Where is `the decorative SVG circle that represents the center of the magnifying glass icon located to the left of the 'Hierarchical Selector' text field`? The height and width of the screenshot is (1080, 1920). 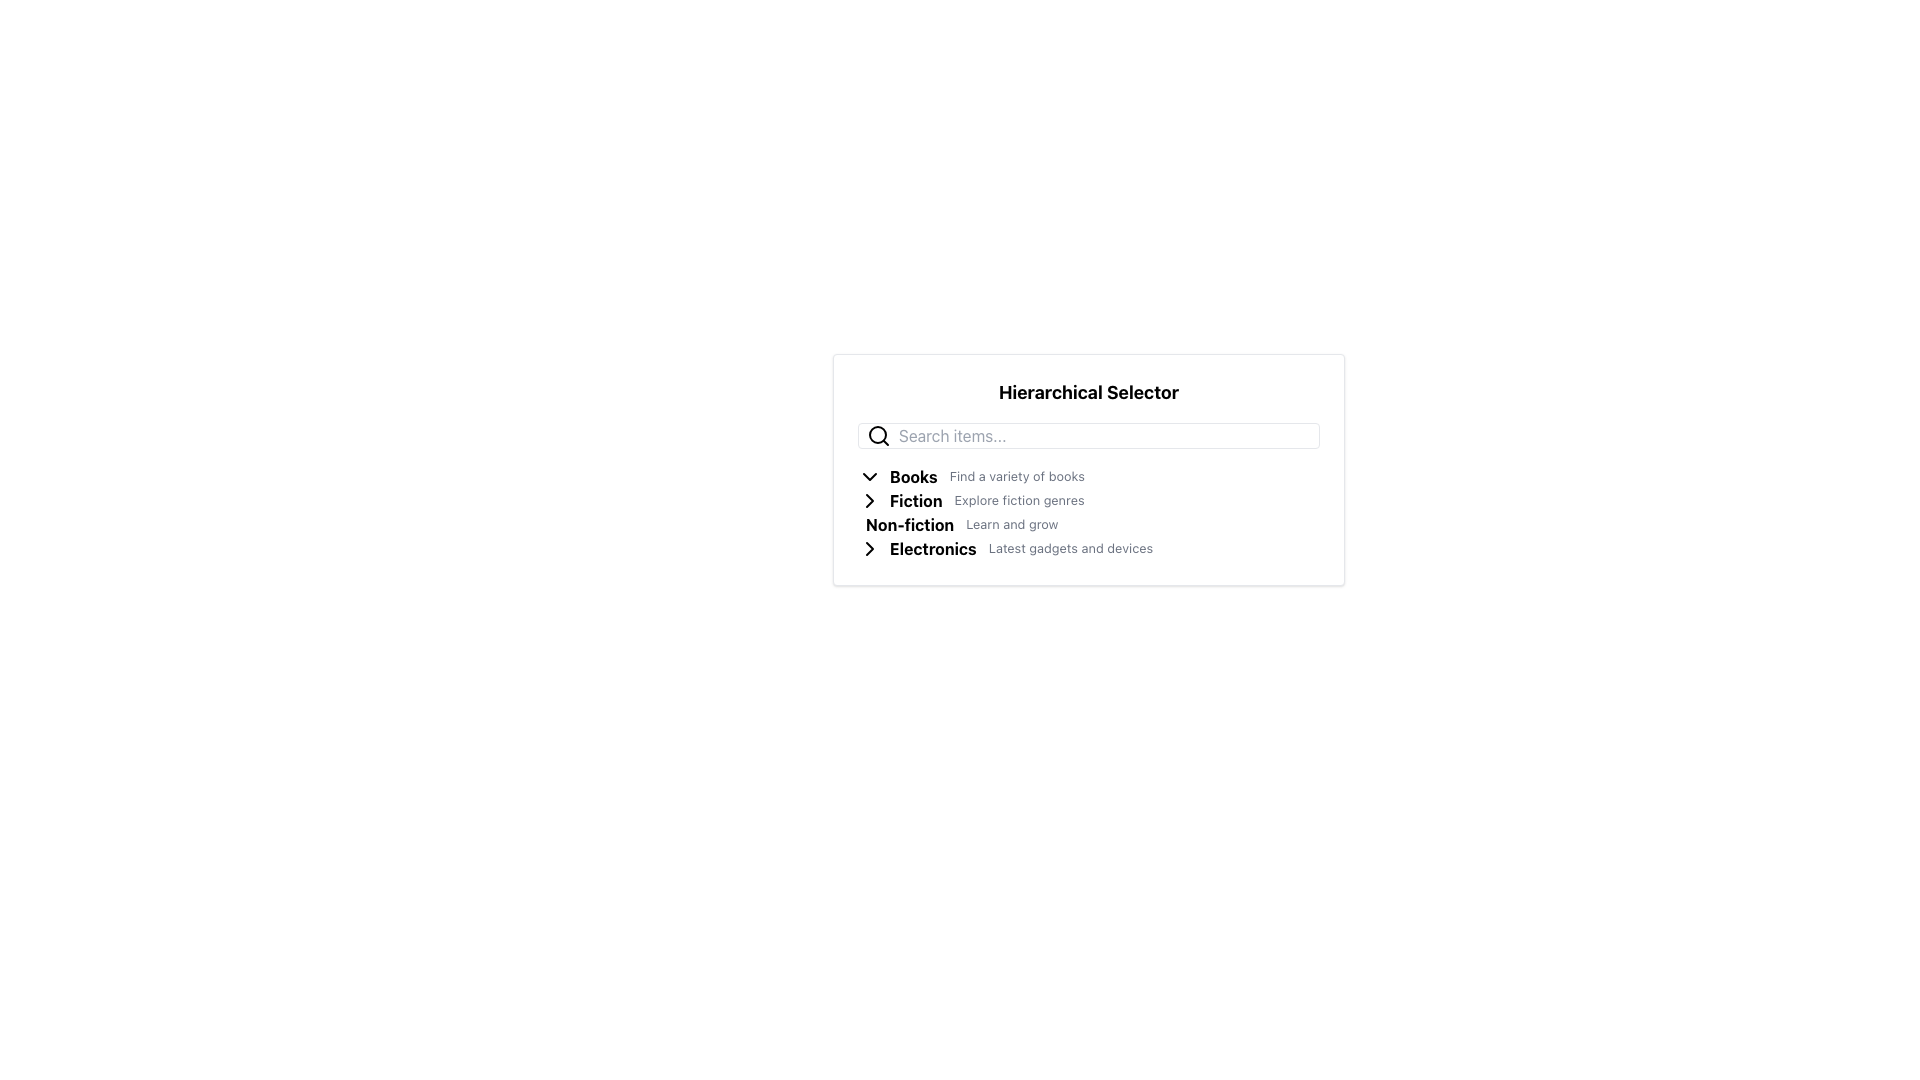
the decorative SVG circle that represents the center of the magnifying glass icon located to the left of the 'Hierarchical Selector' text field is located at coordinates (878, 434).